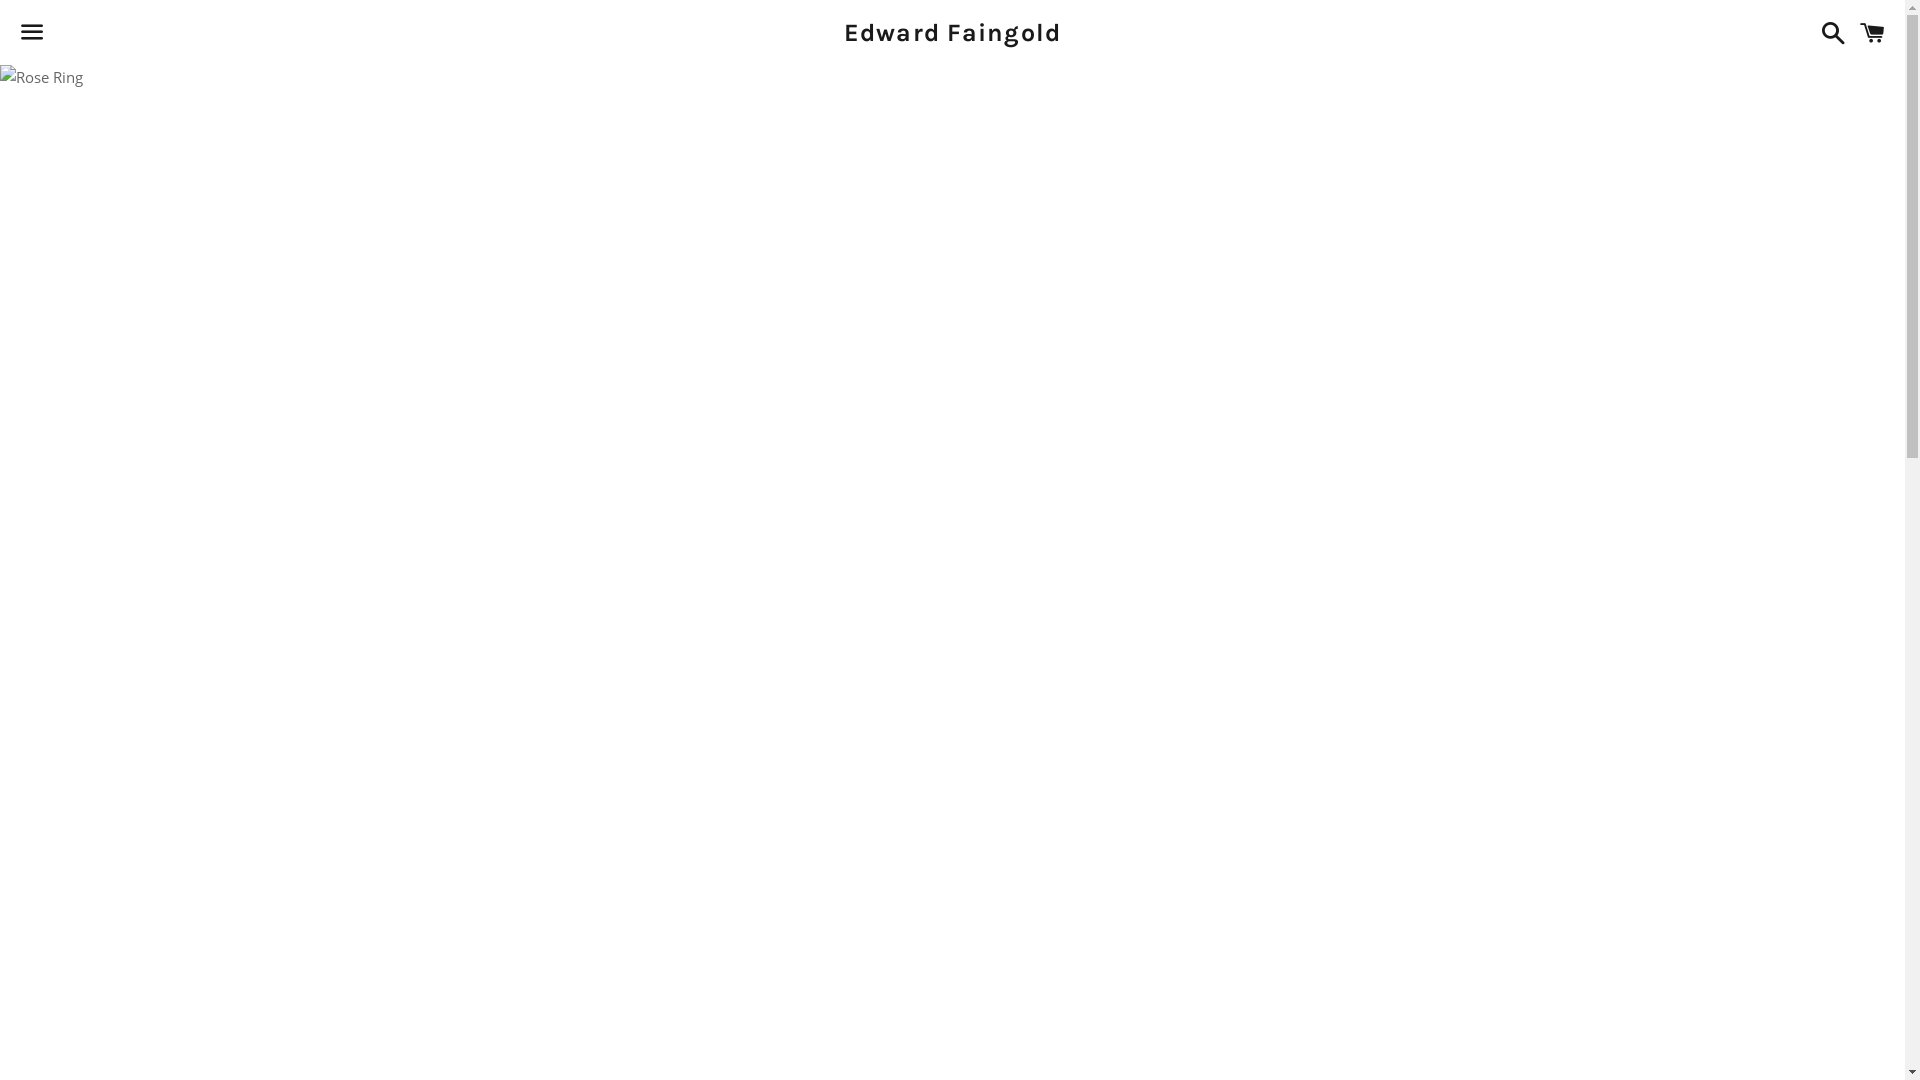  Describe the element at coordinates (32, 33) in the screenshot. I see `'Menu'` at that location.